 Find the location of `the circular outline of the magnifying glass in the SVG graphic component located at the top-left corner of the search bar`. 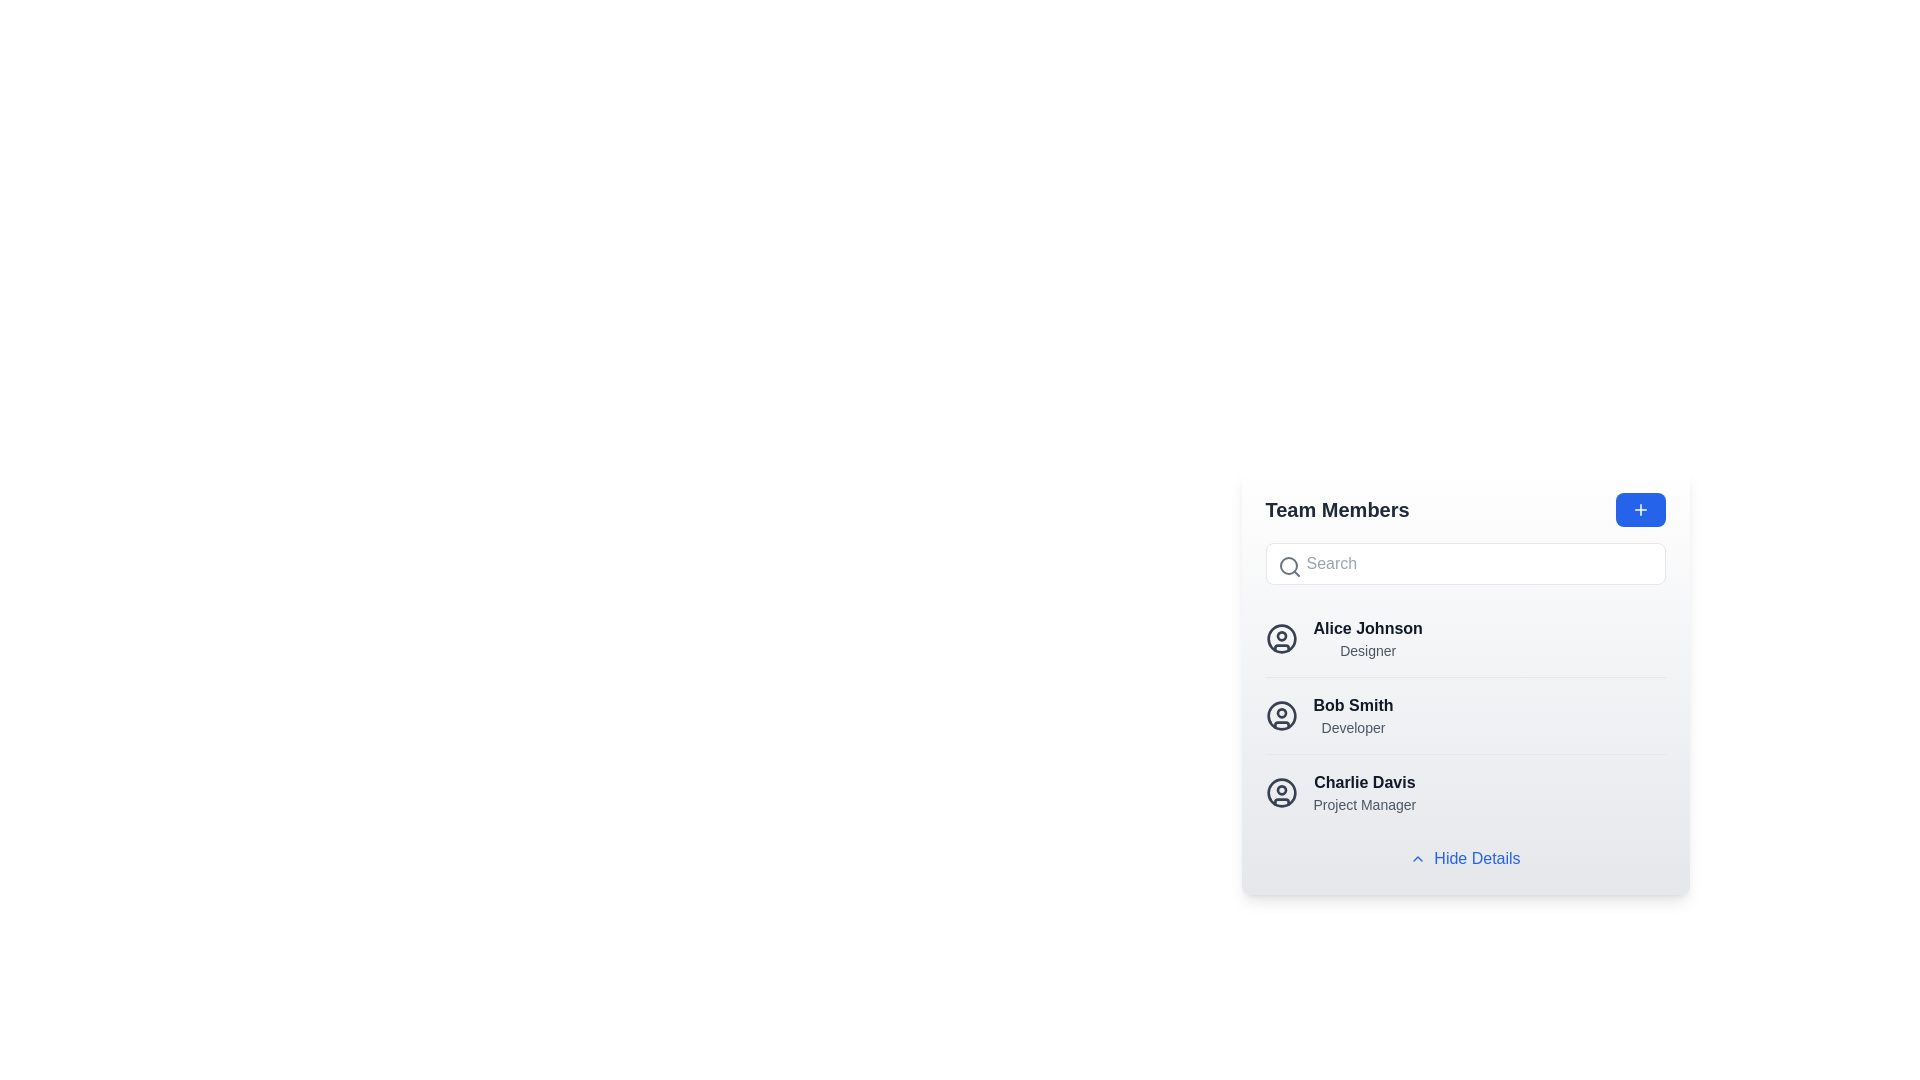

the circular outline of the magnifying glass in the SVG graphic component located at the top-left corner of the search bar is located at coordinates (1288, 566).